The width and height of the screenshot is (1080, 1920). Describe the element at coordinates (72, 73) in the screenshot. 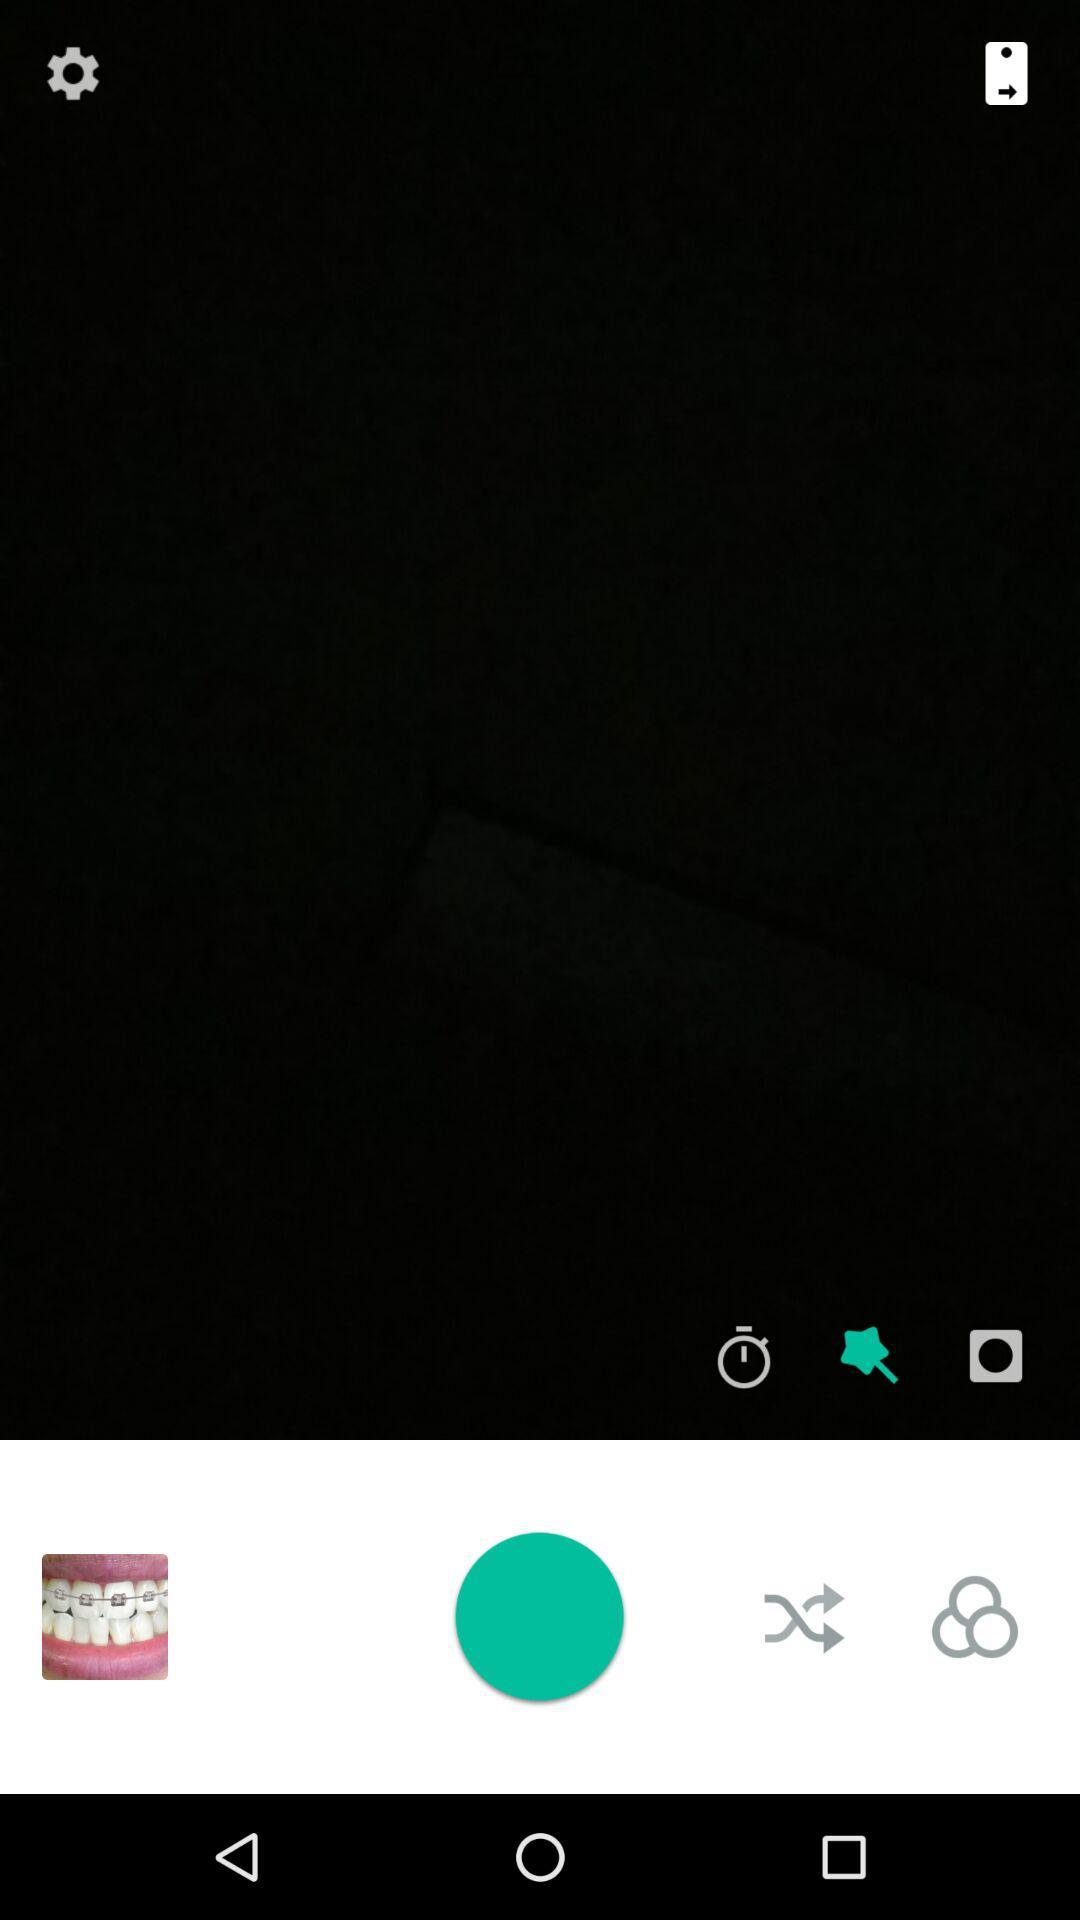

I see `icon at the top left corner` at that location.